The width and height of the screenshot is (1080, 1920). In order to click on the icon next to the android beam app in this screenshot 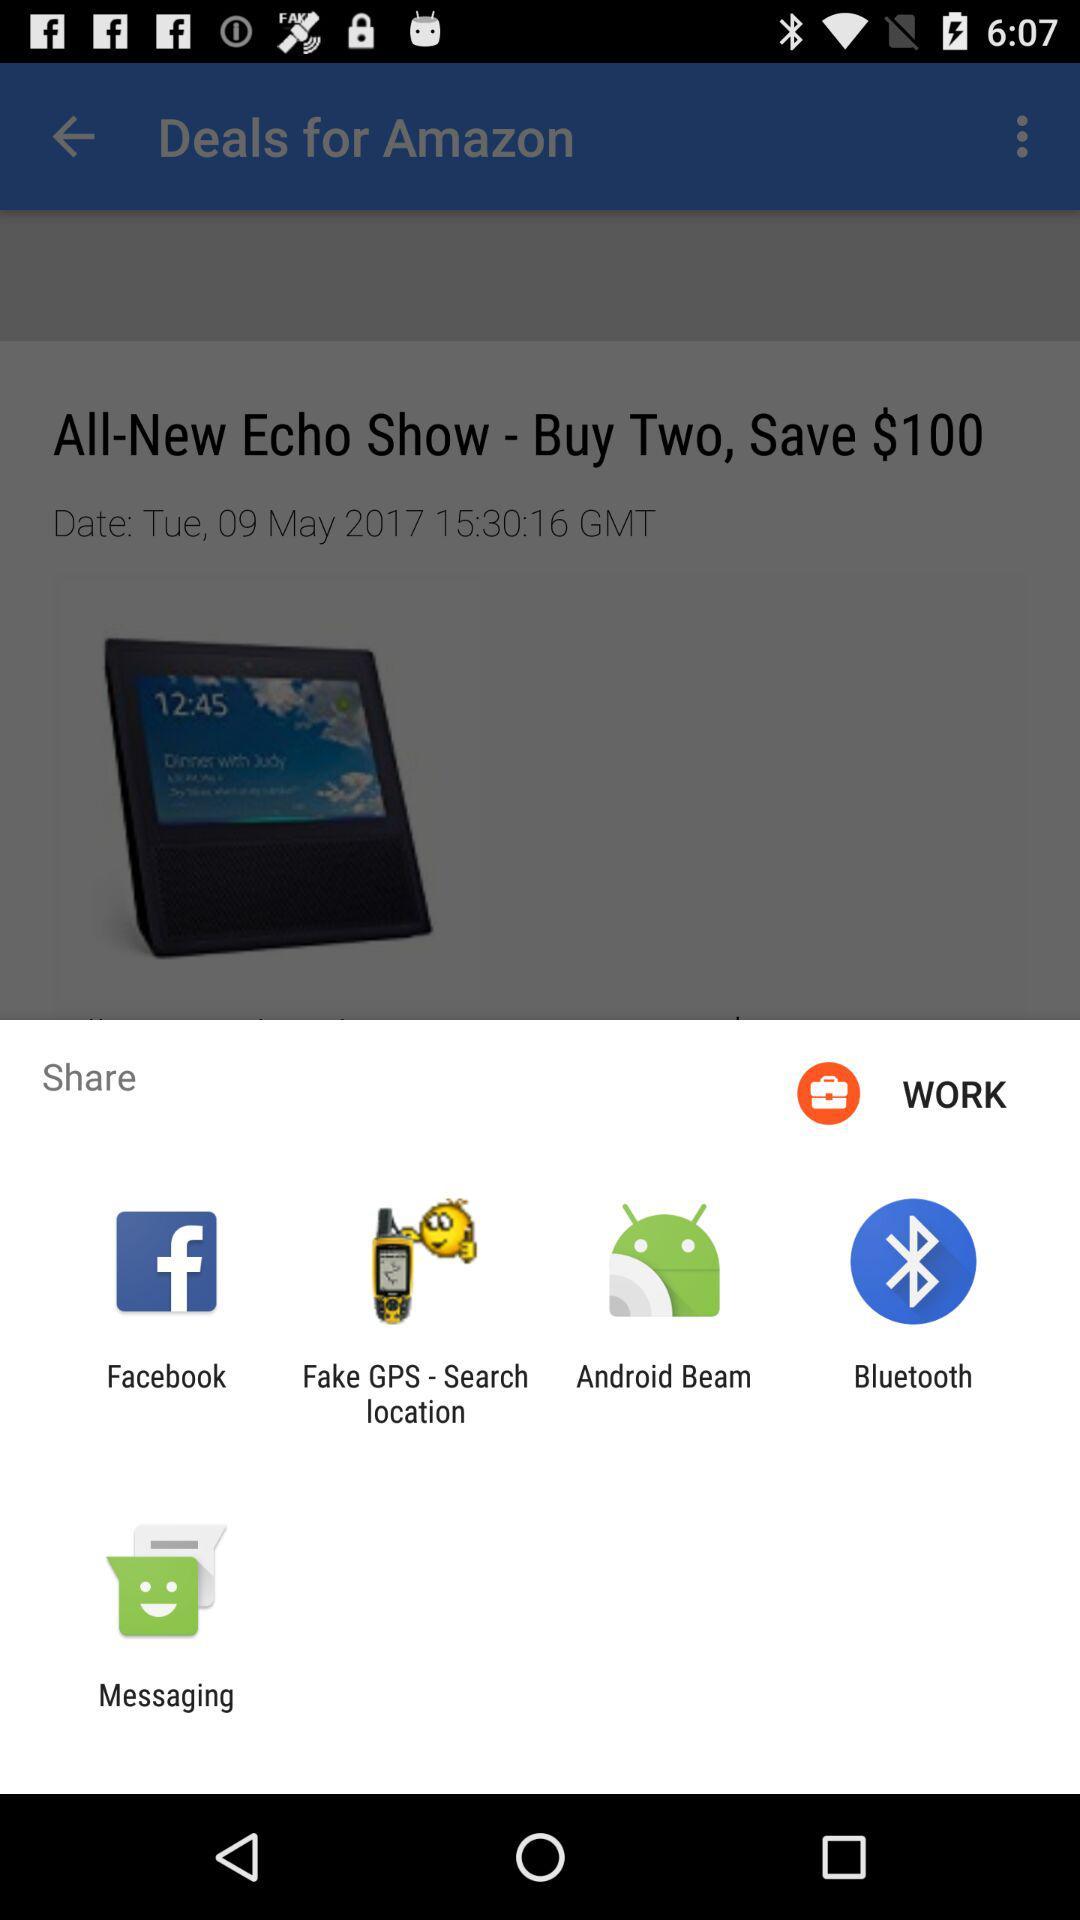, I will do `click(913, 1392)`.